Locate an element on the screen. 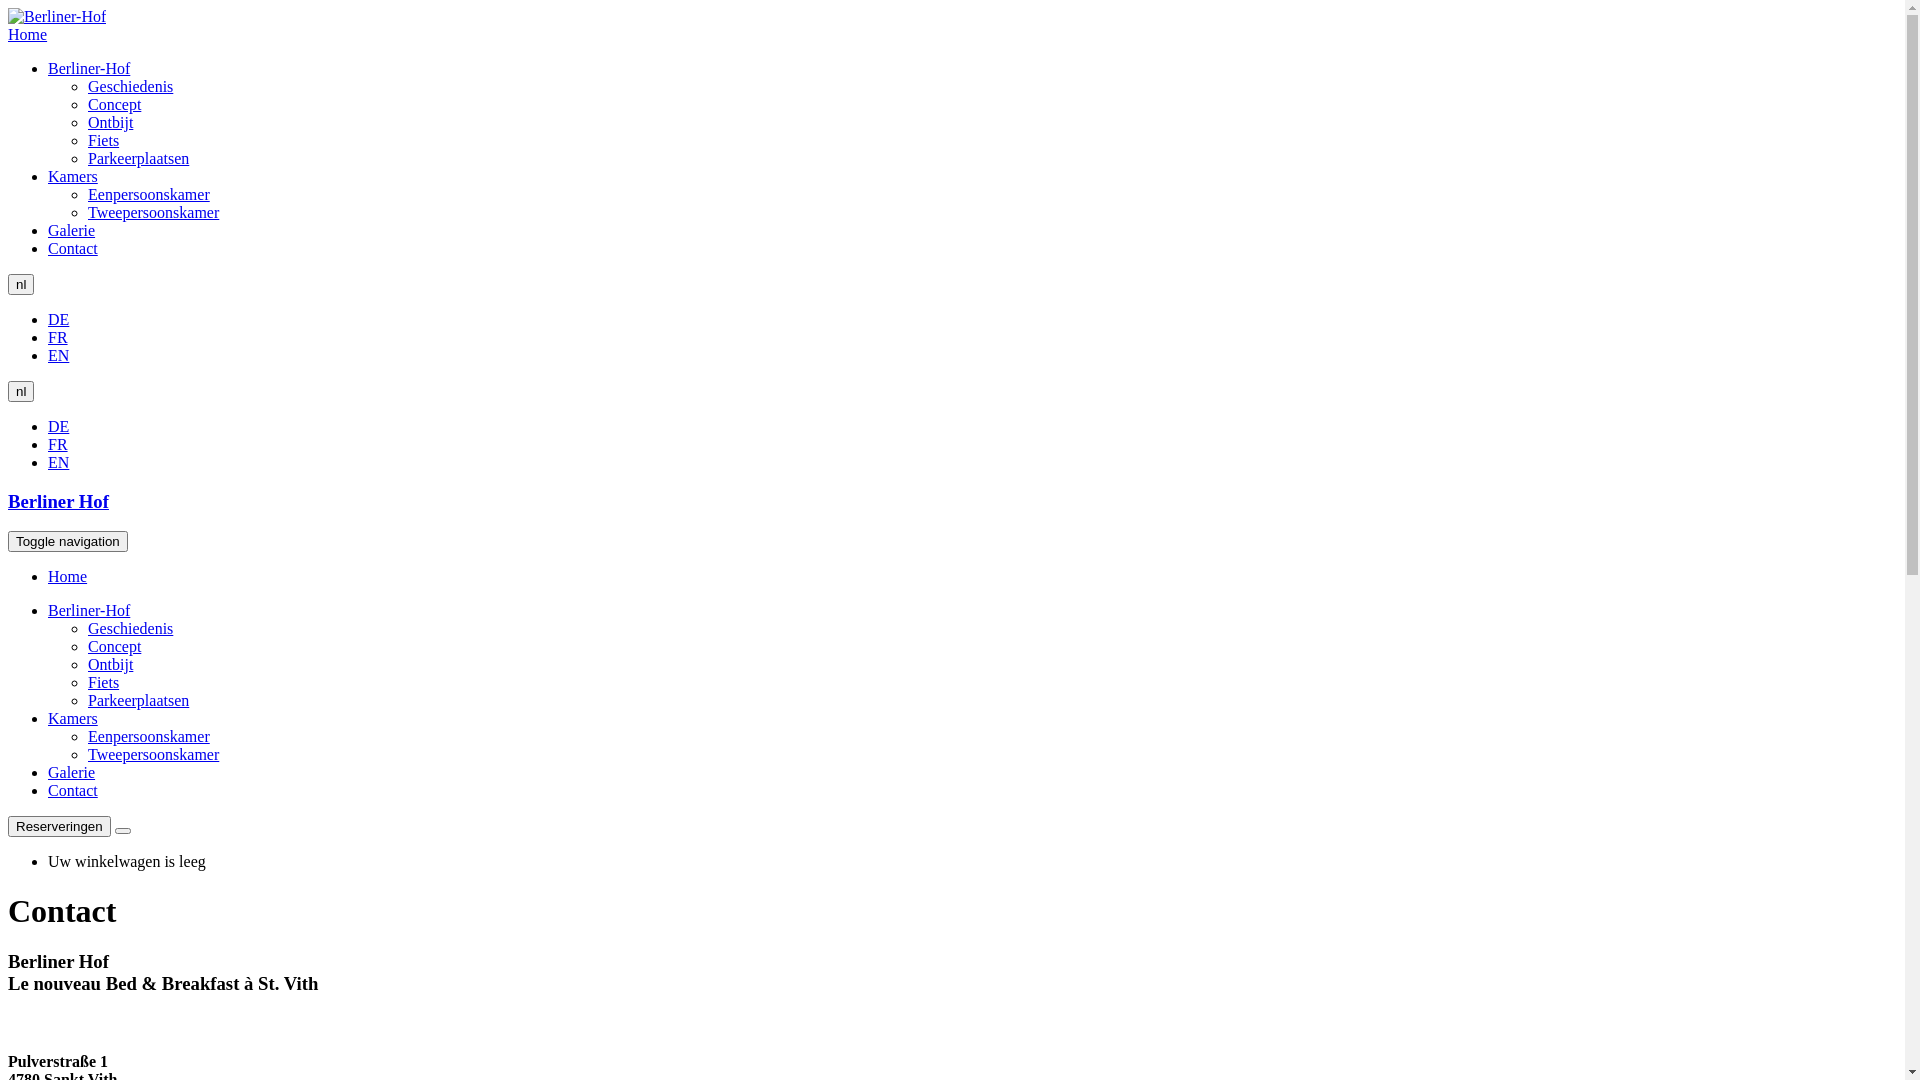  'Berliner-Hof' is located at coordinates (88, 67).